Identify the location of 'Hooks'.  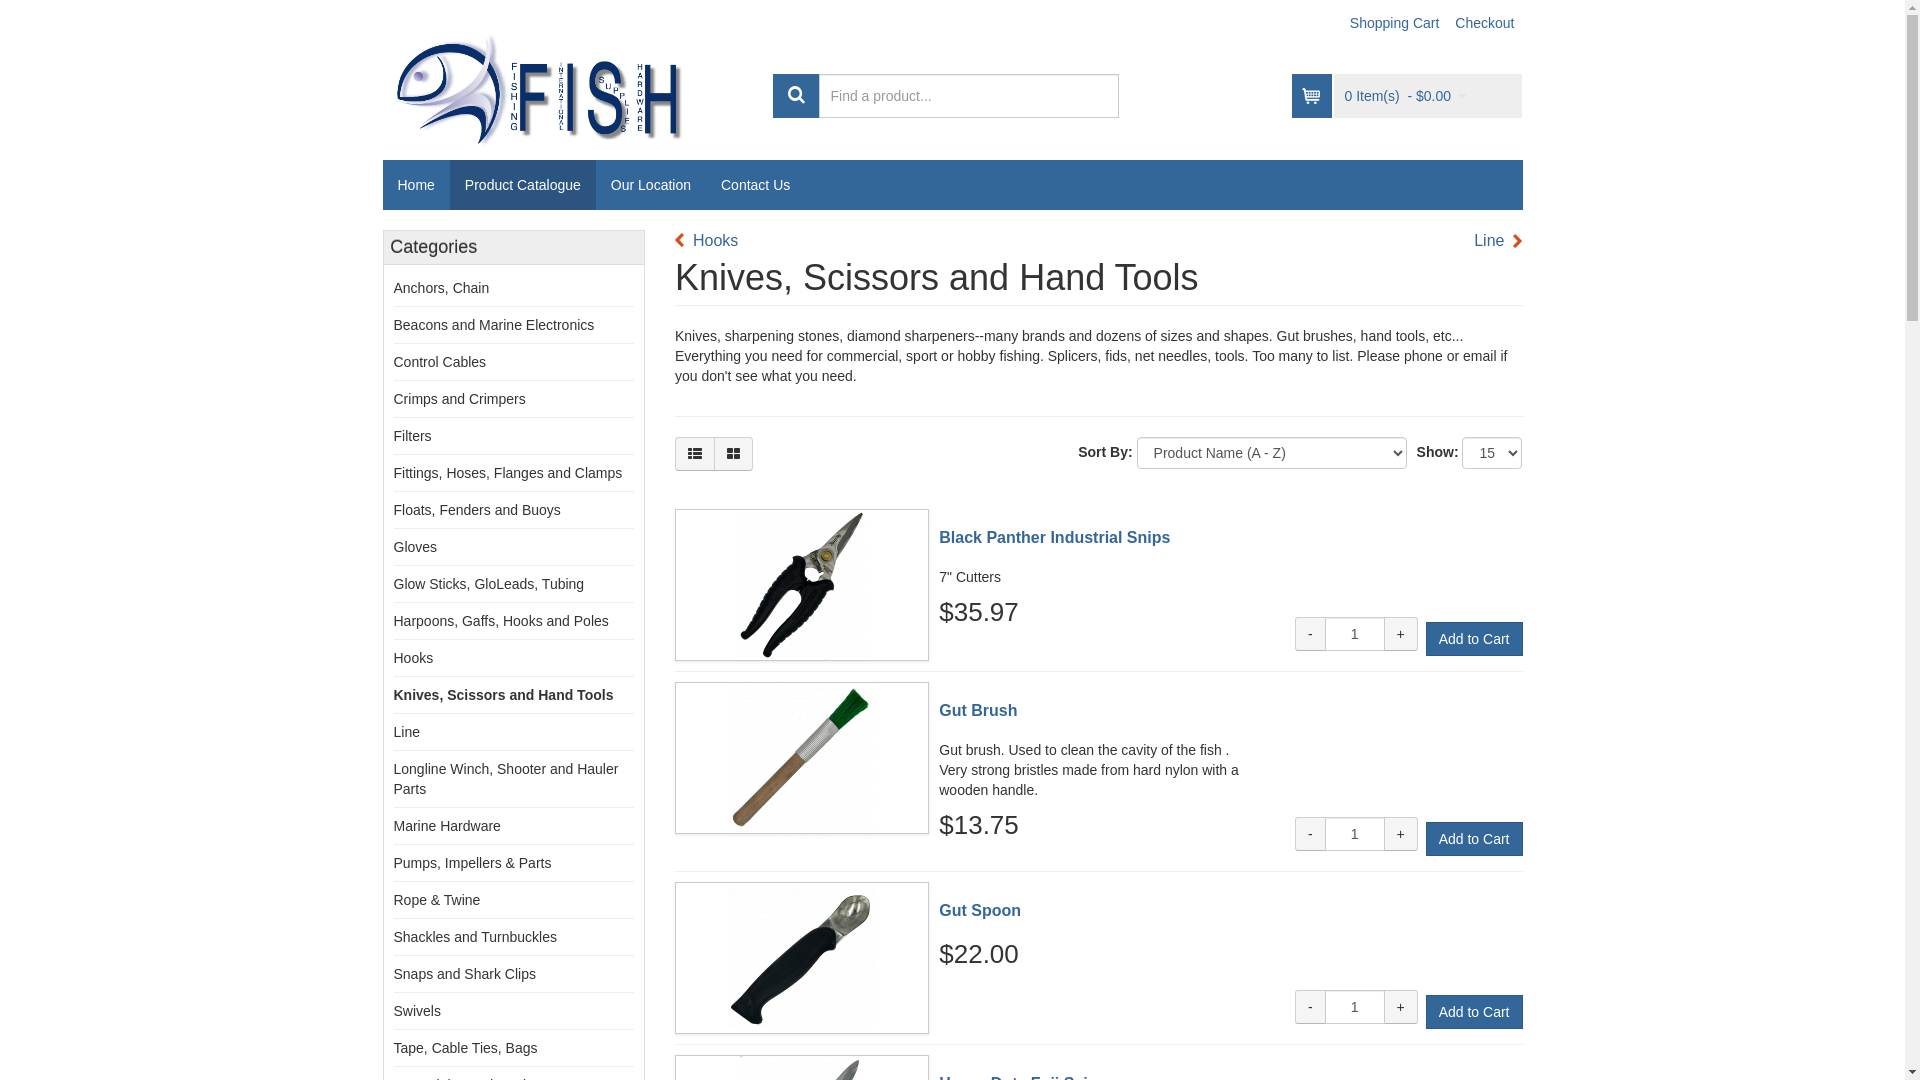
(706, 240).